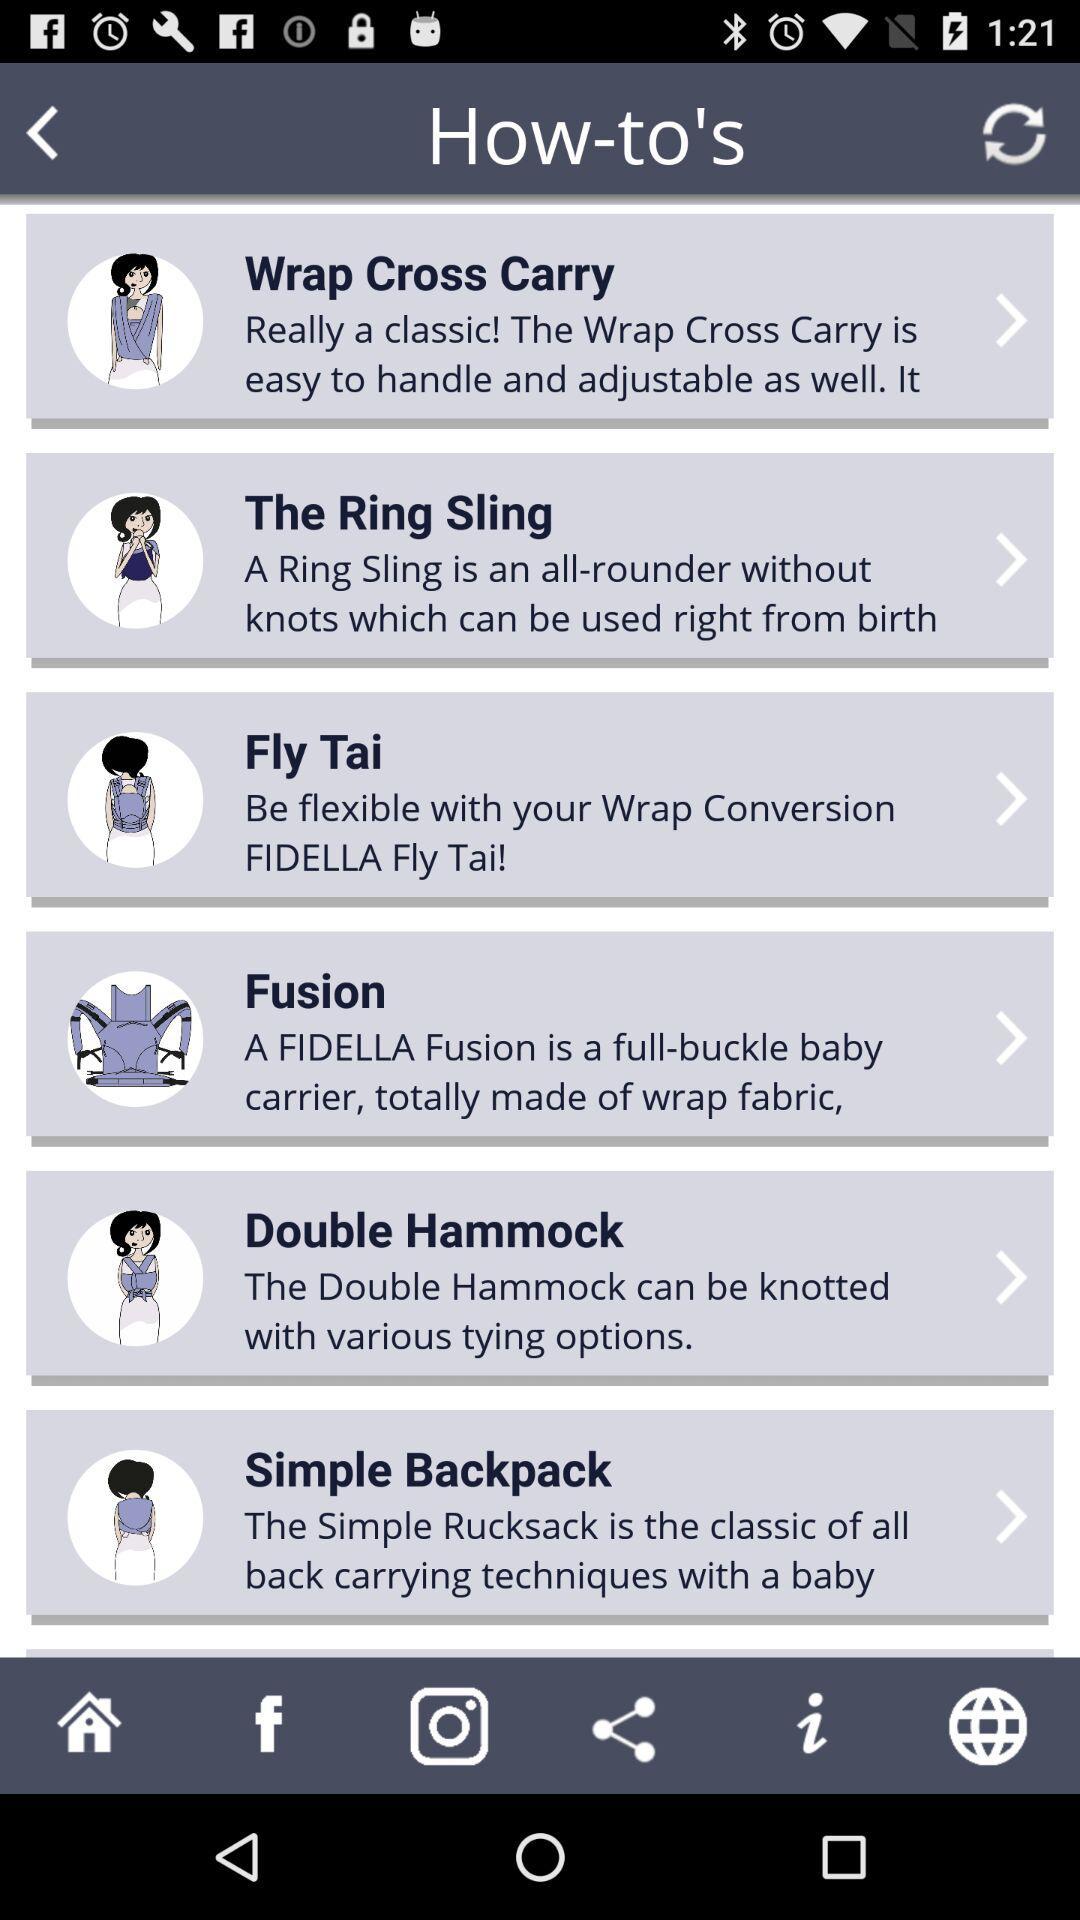 The image size is (1080, 1920). I want to click on connect to web, so click(990, 1724).